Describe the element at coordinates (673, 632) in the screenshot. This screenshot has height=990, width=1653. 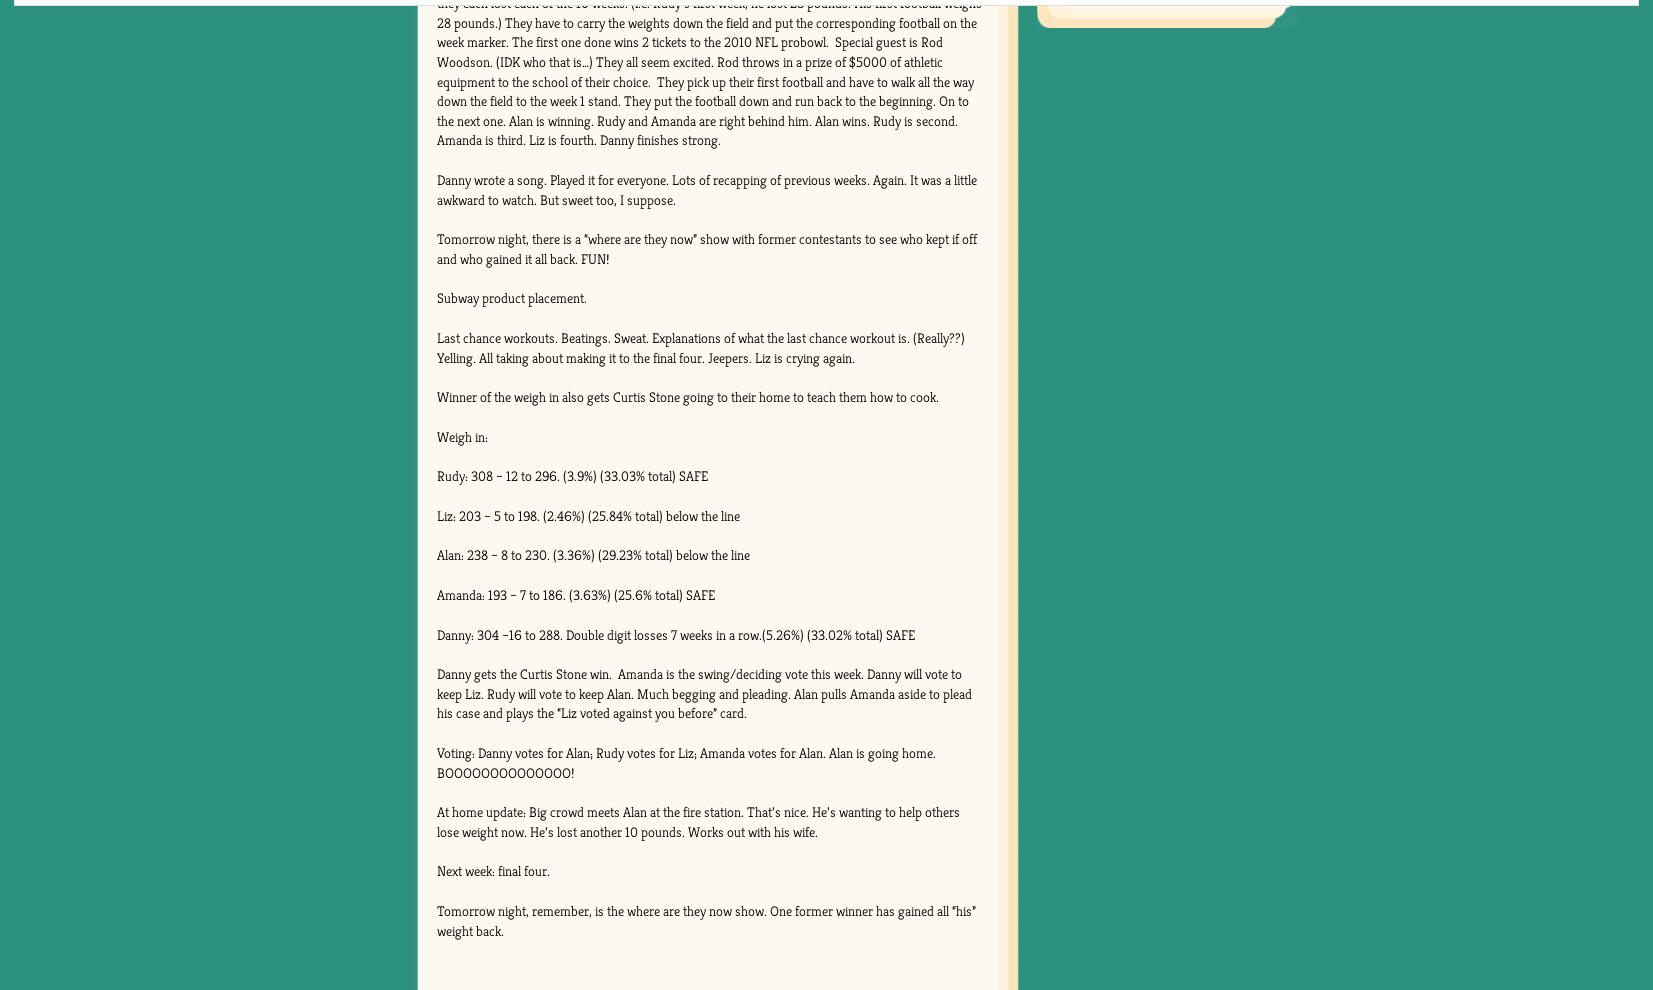
I see `'Danny: 304 –16 to 288. Double digit losses 7 weeks in a row.(5.26%) (33.02% total) SAFE'` at that location.